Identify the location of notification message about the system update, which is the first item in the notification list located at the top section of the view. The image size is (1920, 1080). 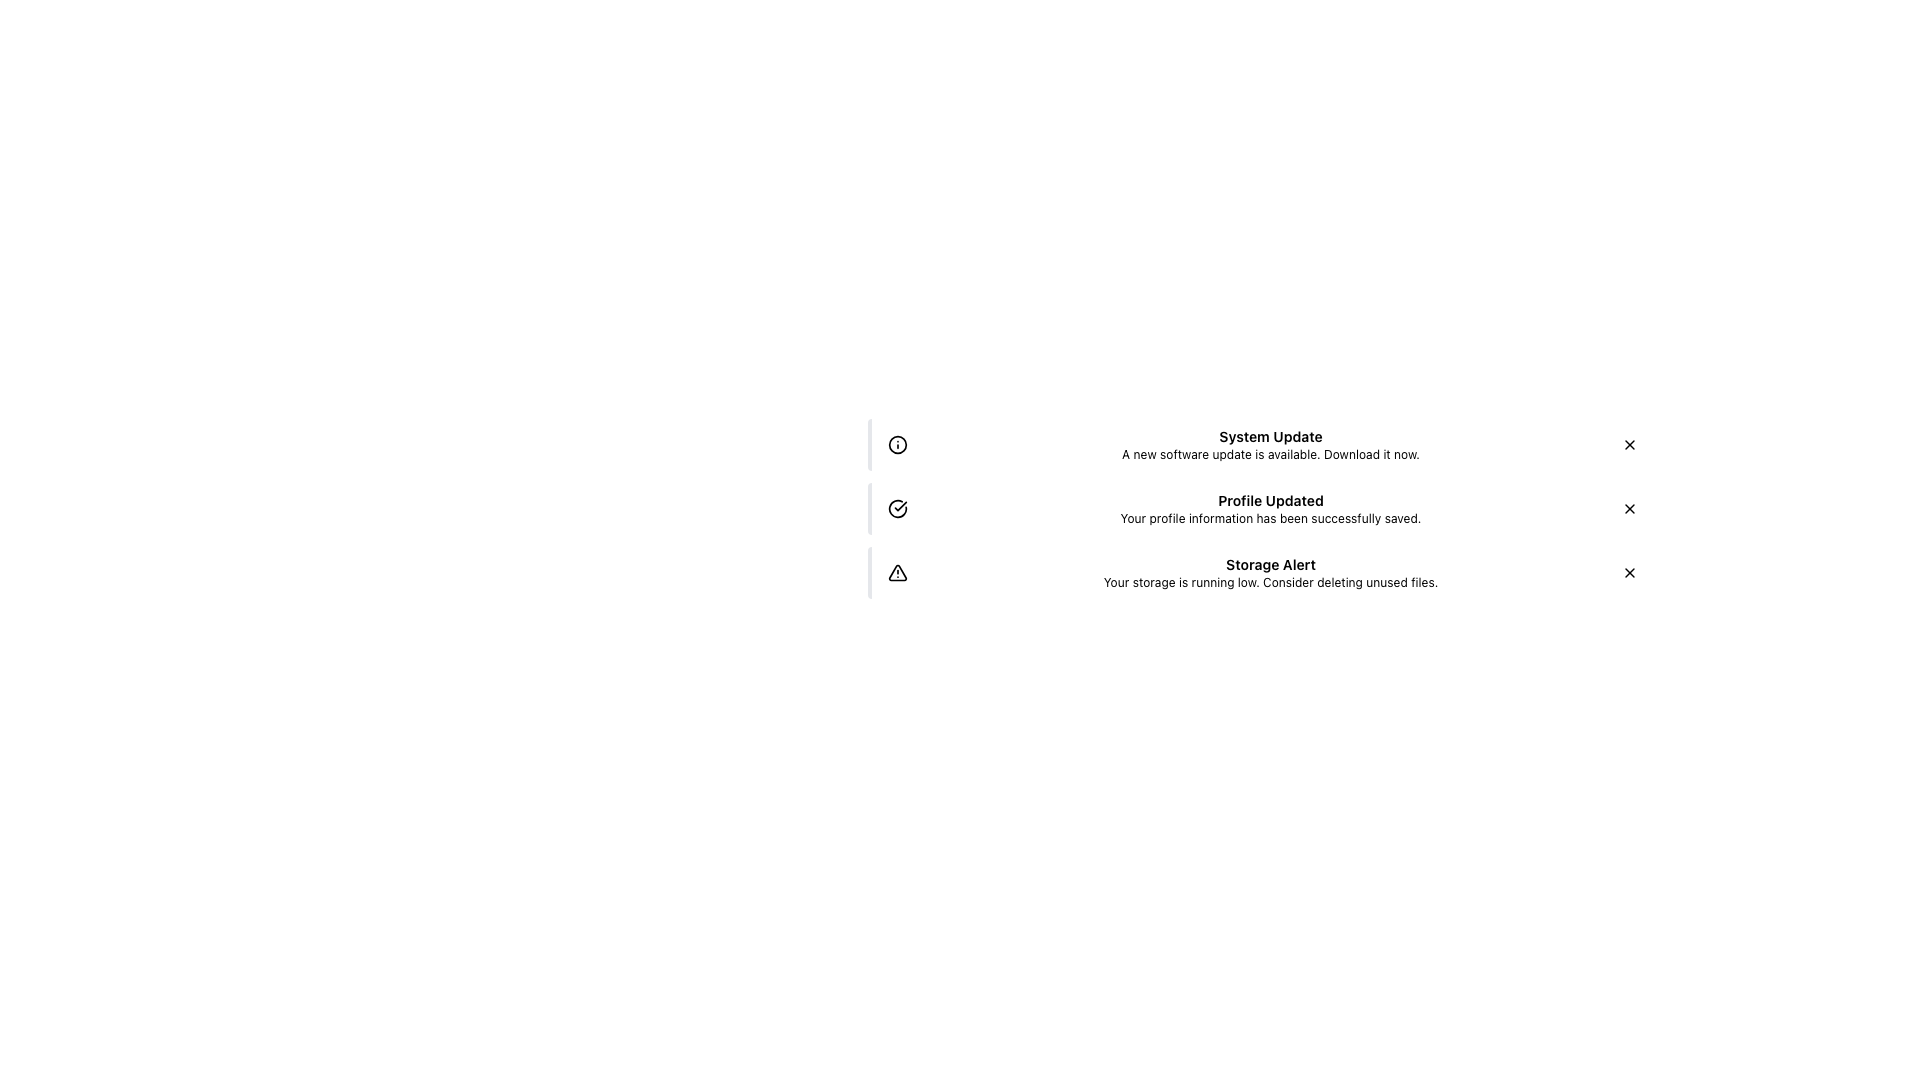
(1270, 443).